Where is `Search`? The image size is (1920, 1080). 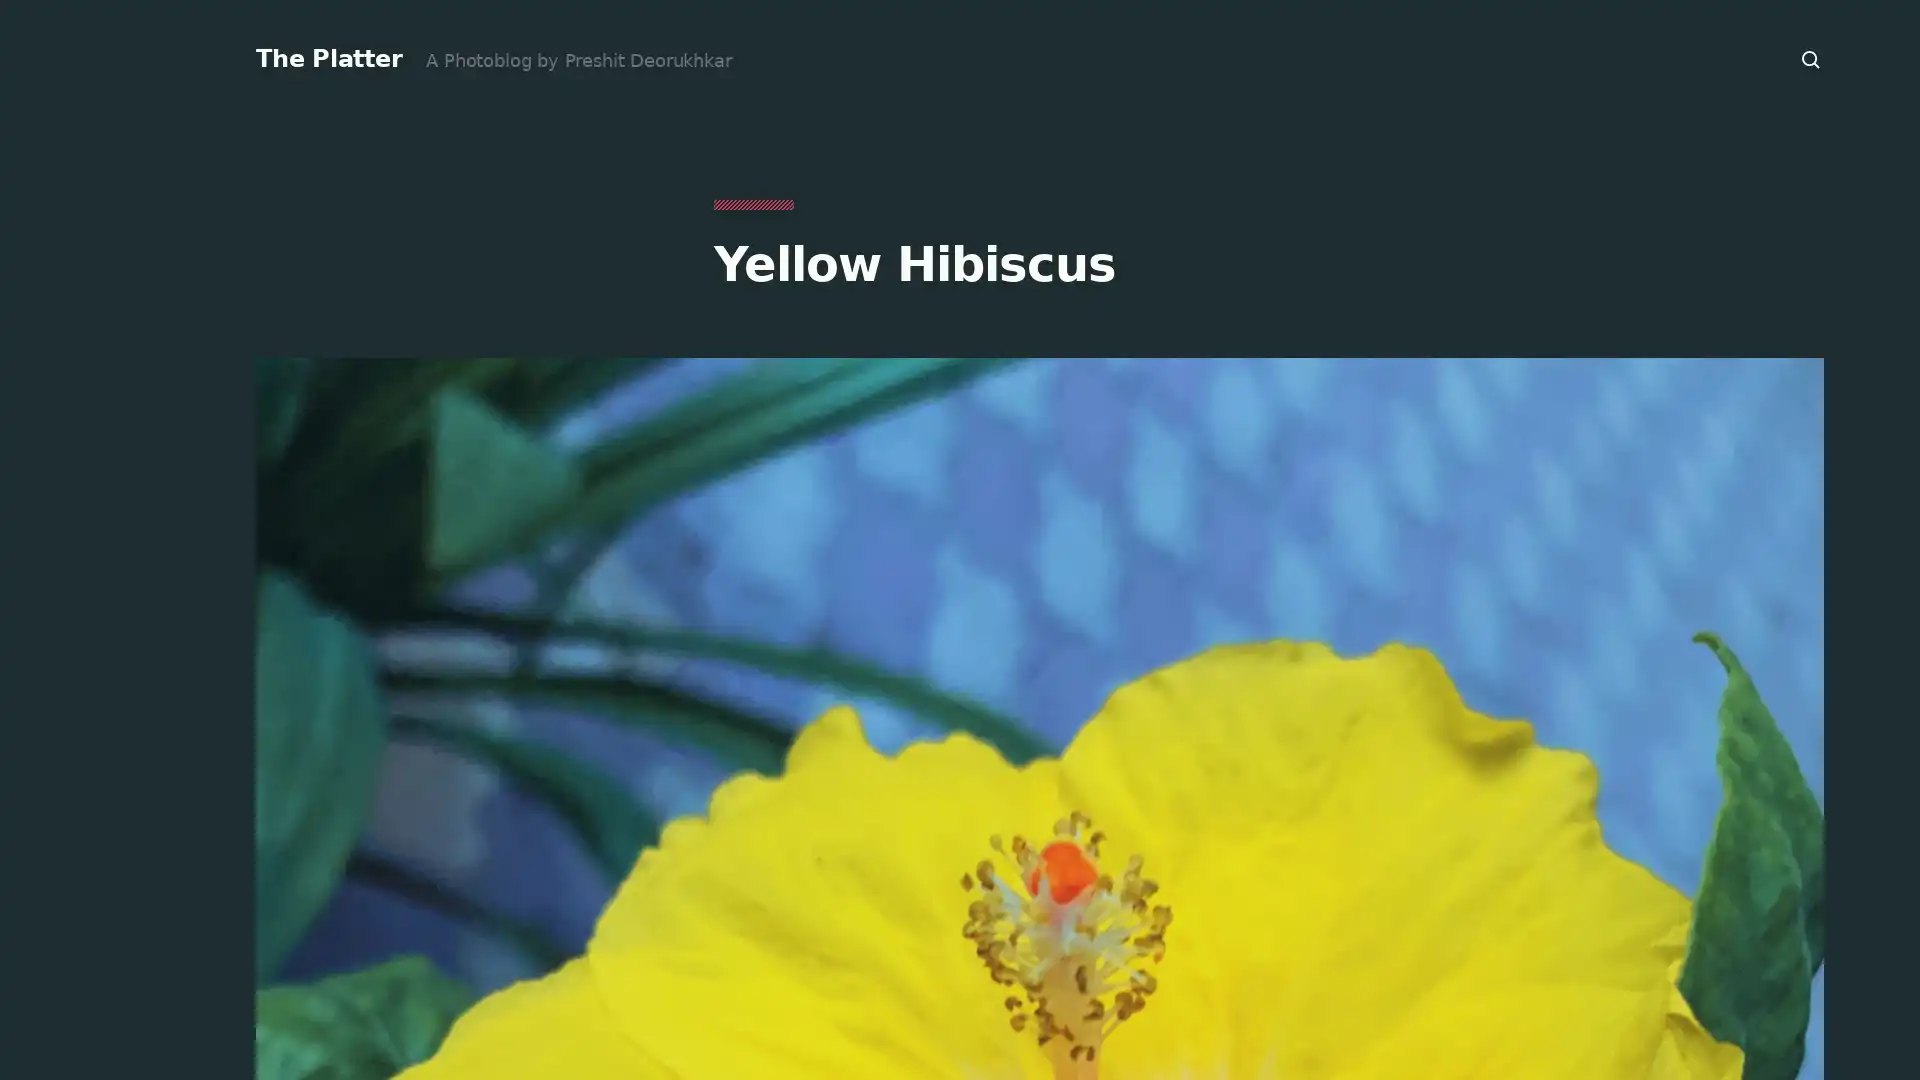
Search is located at coordinates (1811, 59).